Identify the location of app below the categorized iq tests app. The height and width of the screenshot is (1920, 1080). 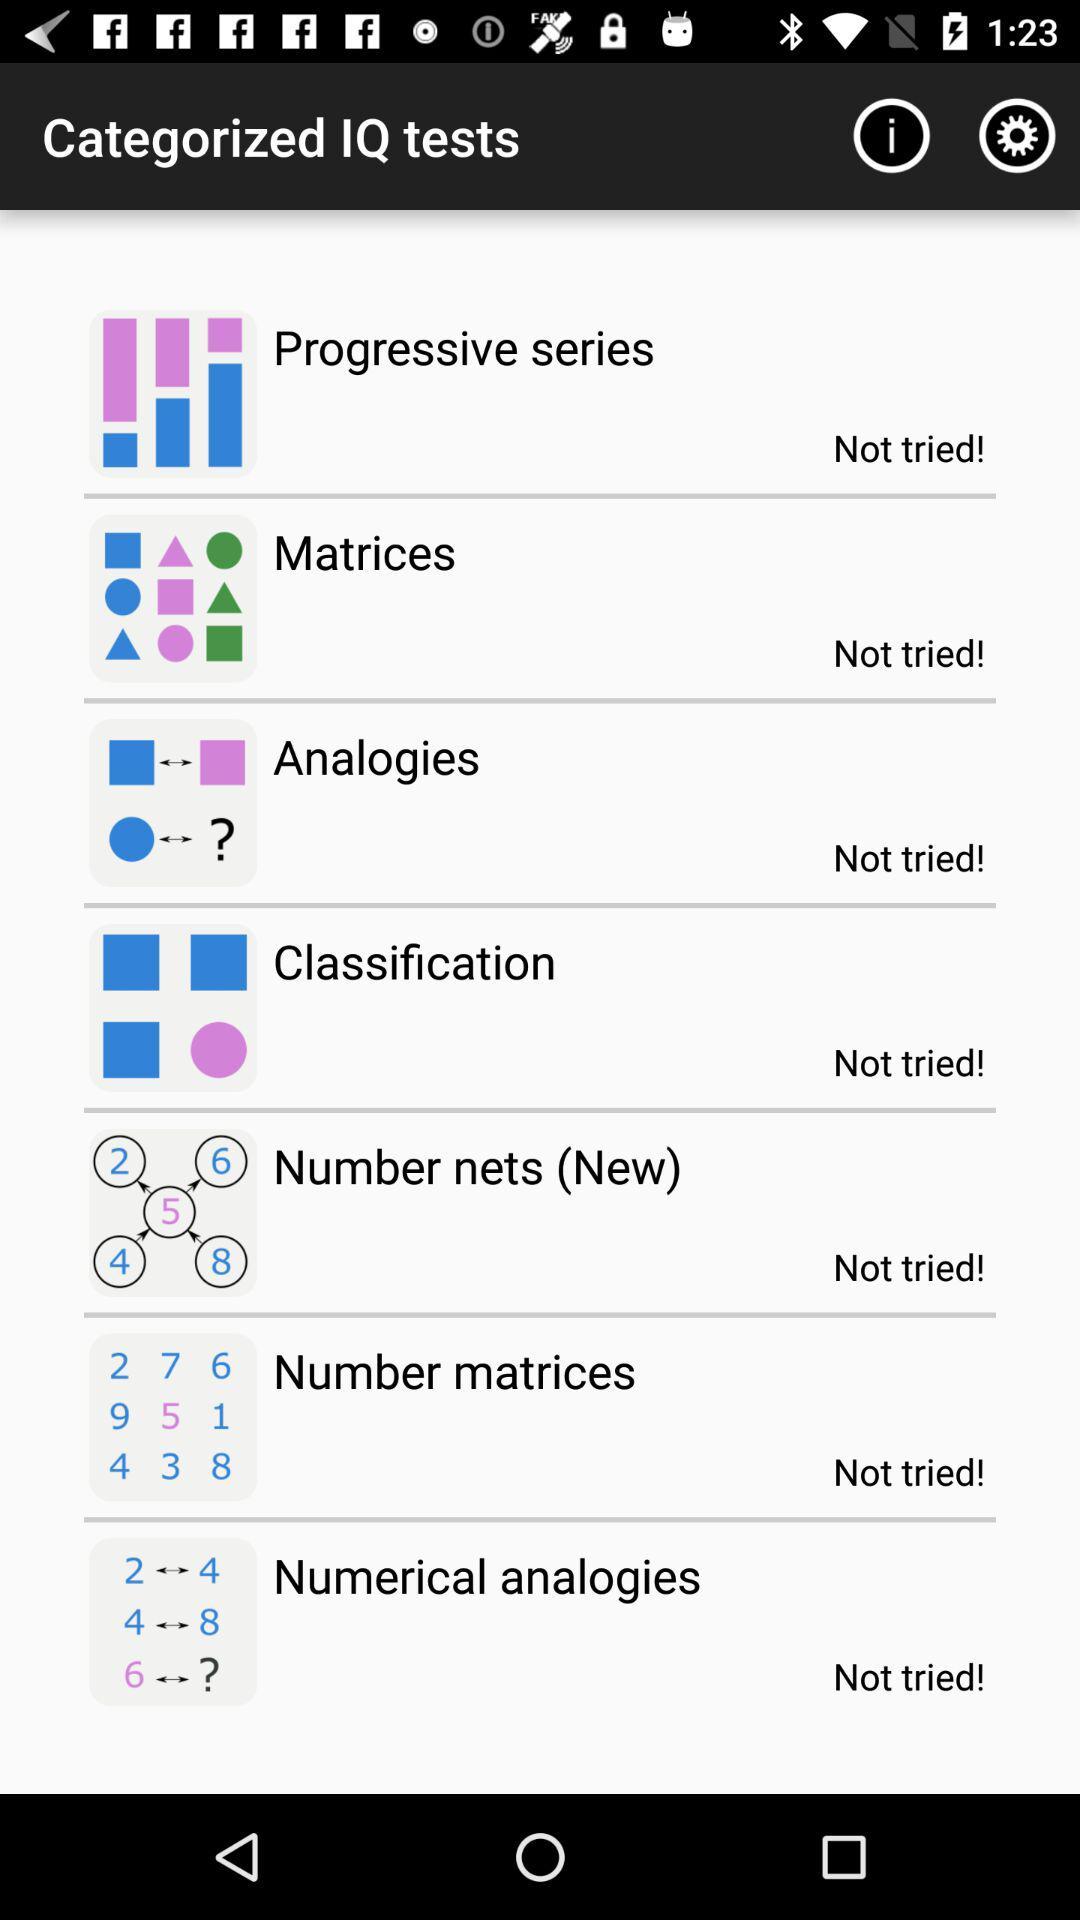
(463, 346).